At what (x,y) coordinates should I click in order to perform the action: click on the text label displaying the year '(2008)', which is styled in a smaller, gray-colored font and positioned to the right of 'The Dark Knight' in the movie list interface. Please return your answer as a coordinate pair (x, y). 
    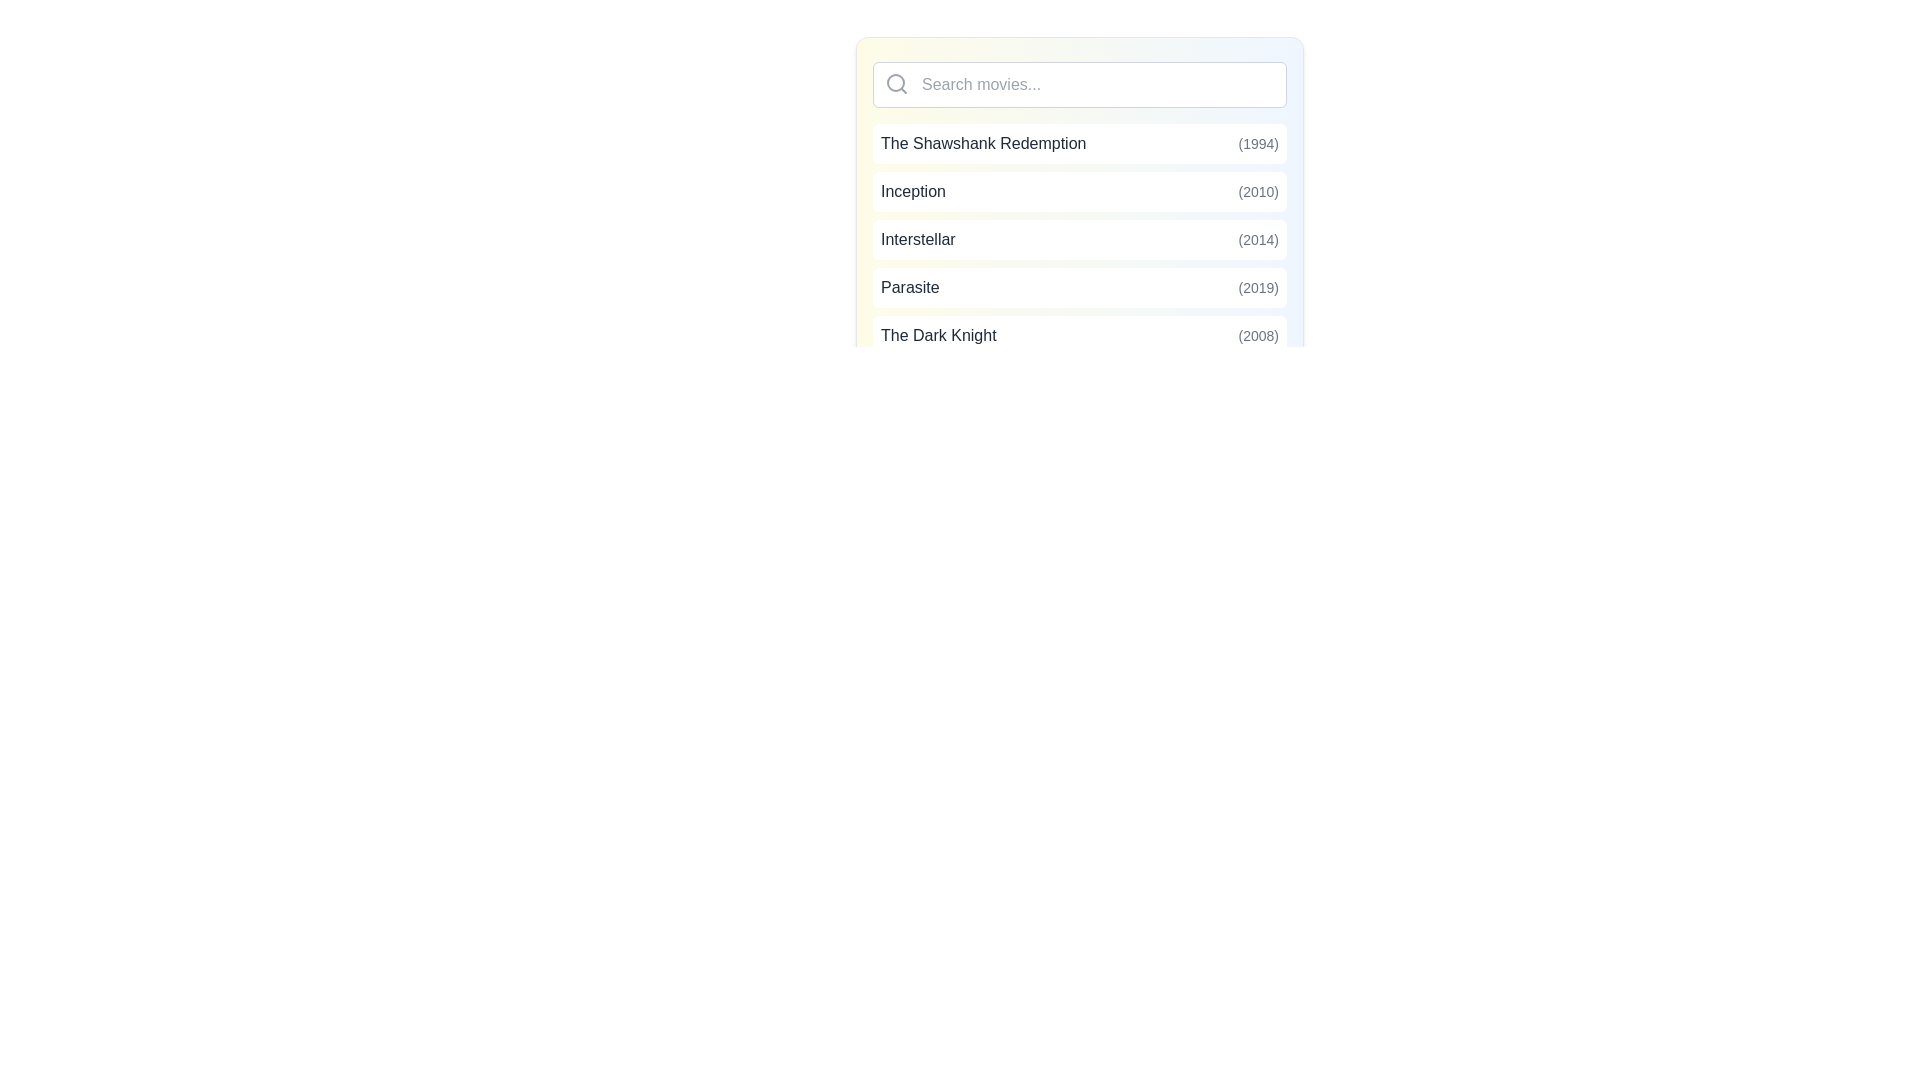
    Looking at the image, I should click on (1257, 334).